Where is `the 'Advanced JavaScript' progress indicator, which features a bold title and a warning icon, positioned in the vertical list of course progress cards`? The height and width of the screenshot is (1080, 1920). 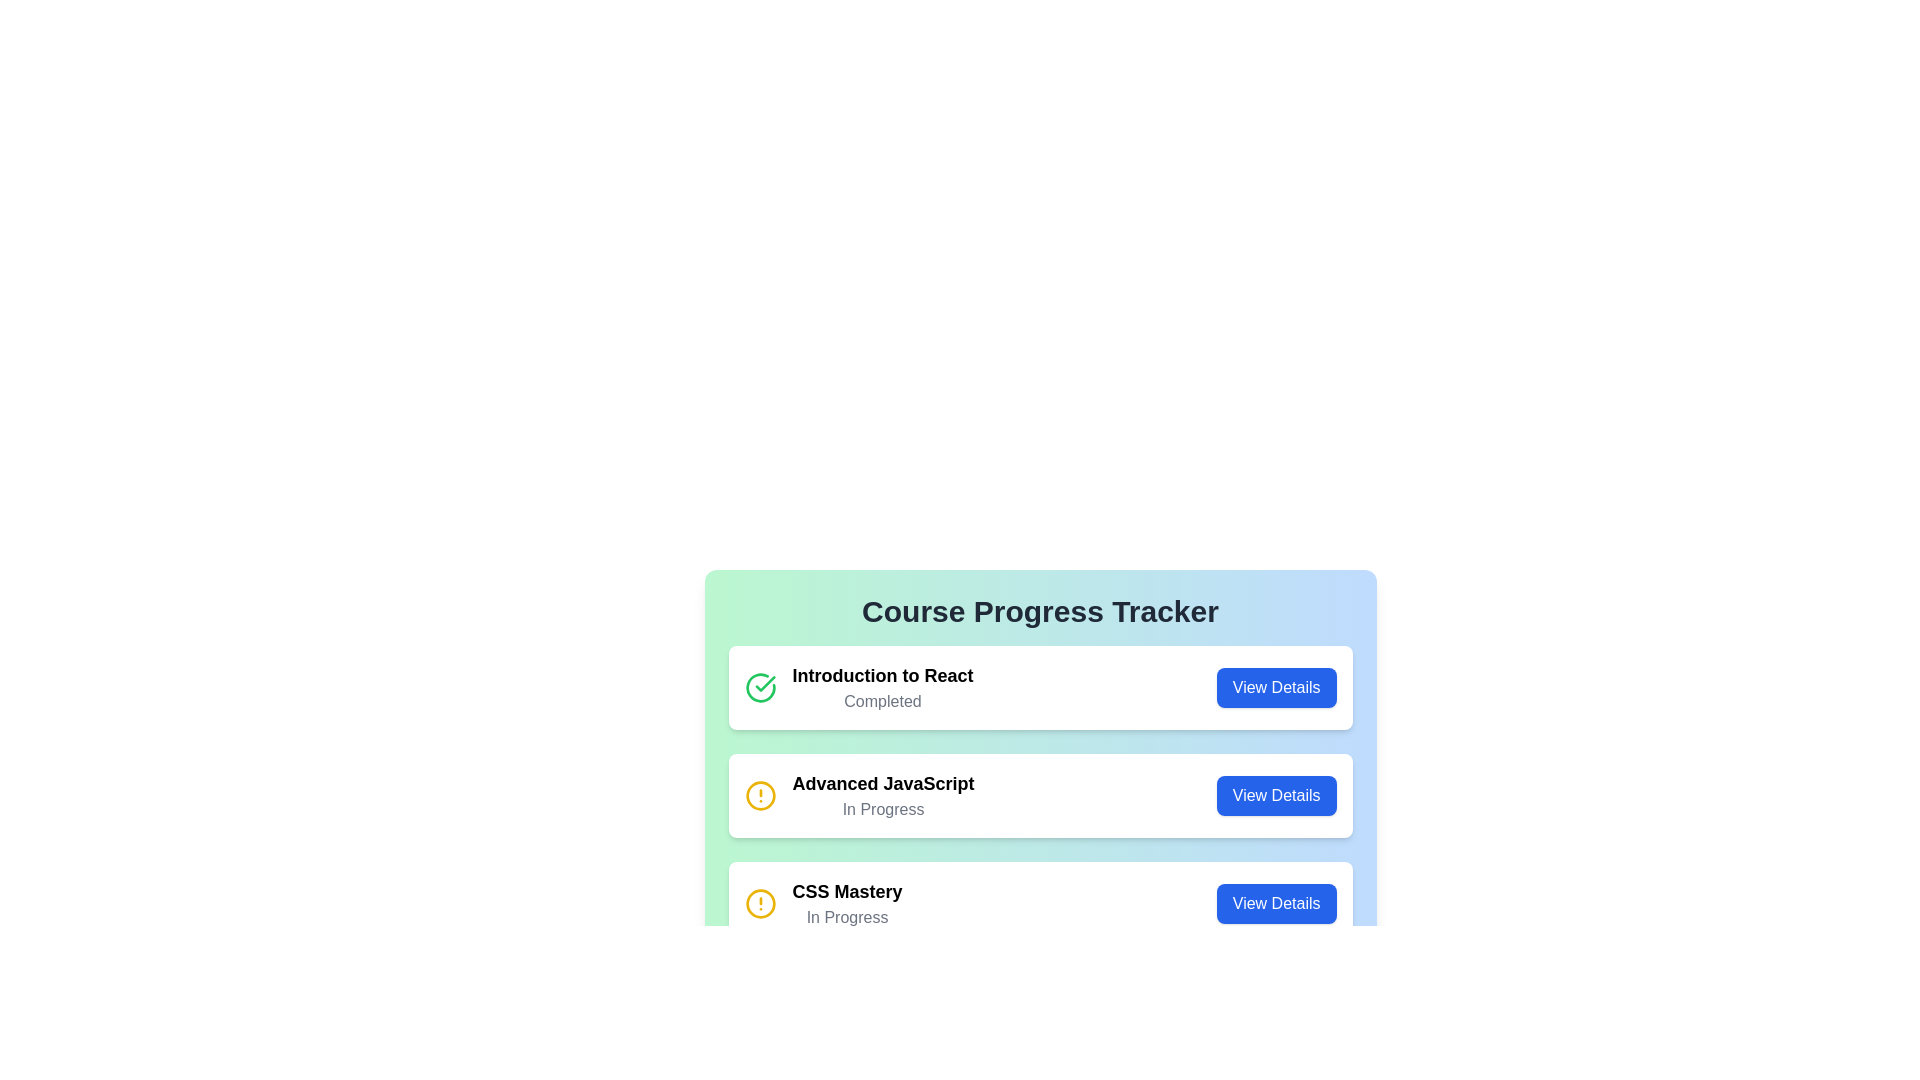 the 'Advanced JavaScript' progress indicator, which features a bold title and a warning icon, positioned in the vertical list of course progress cards is located at coordinates (859, 794).